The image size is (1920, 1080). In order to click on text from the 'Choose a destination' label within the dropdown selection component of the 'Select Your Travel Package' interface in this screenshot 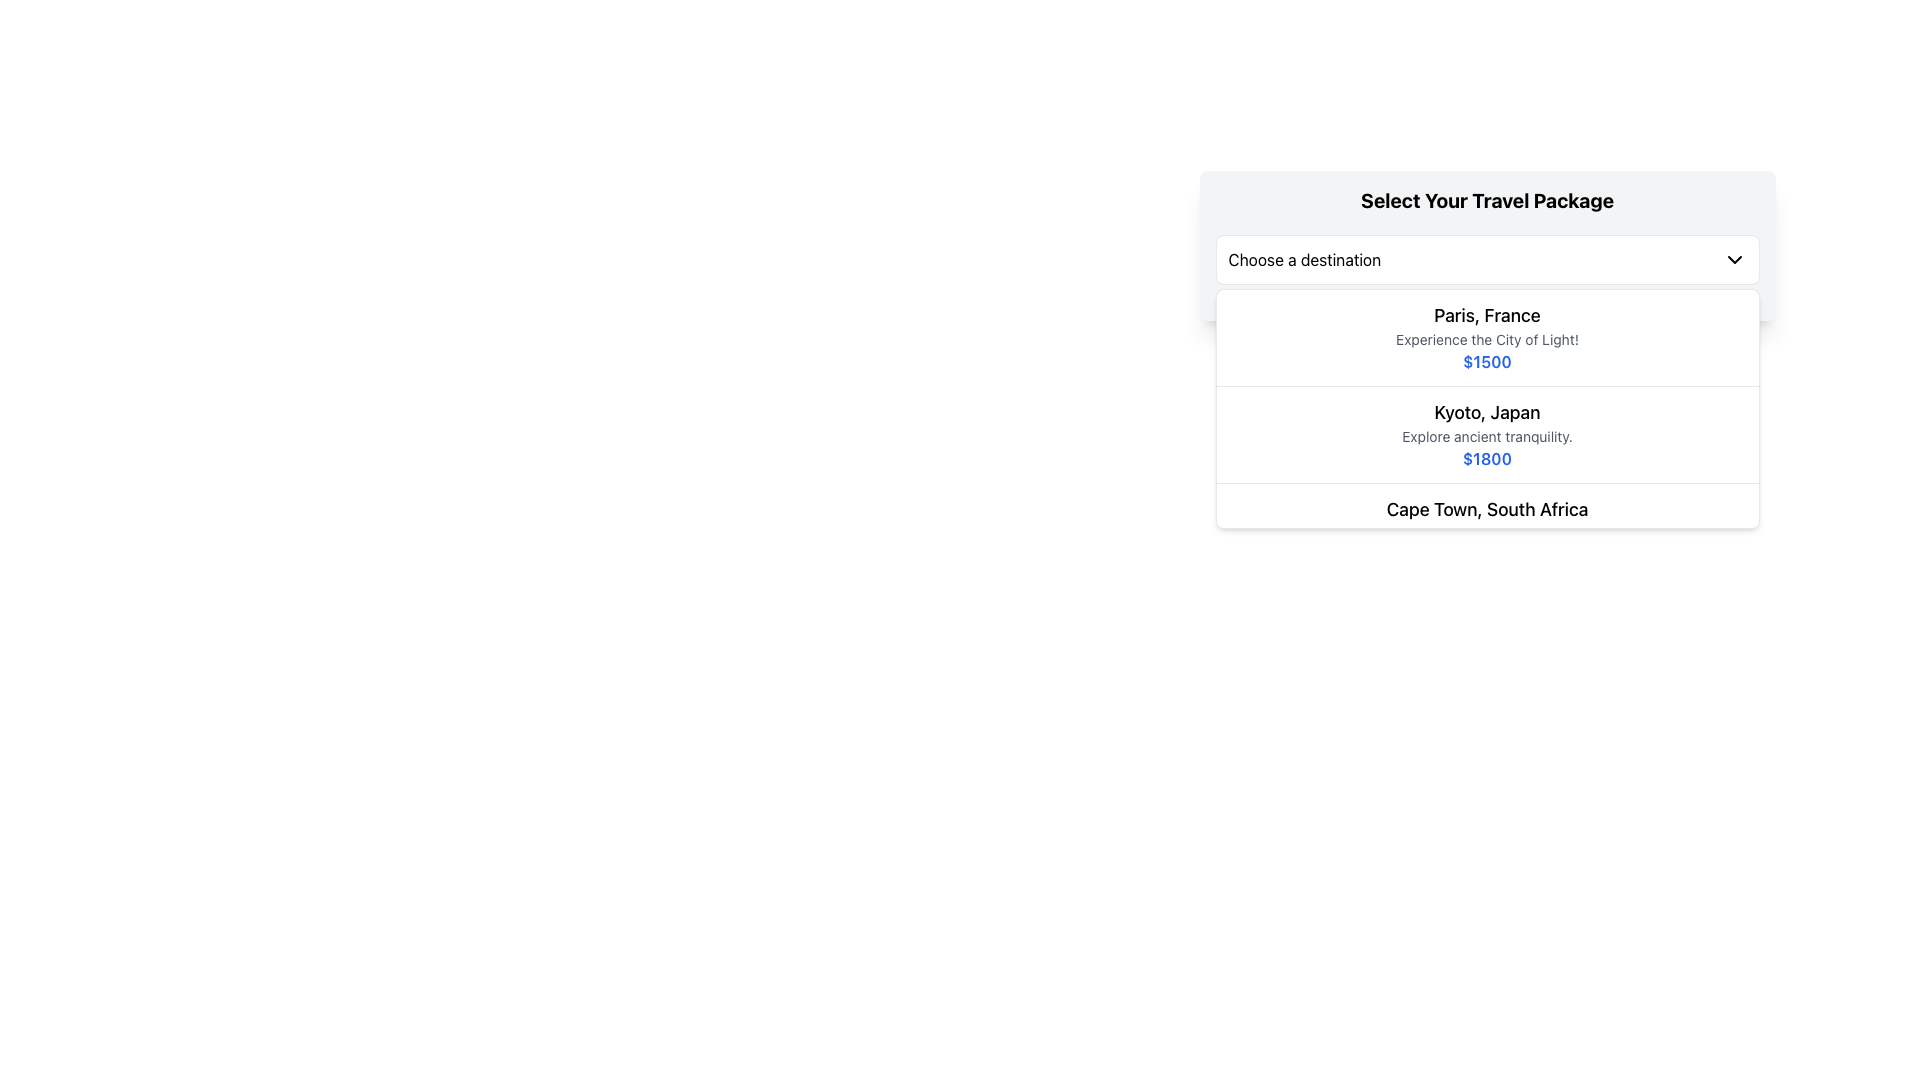, I will do `click(1304, 258)`.